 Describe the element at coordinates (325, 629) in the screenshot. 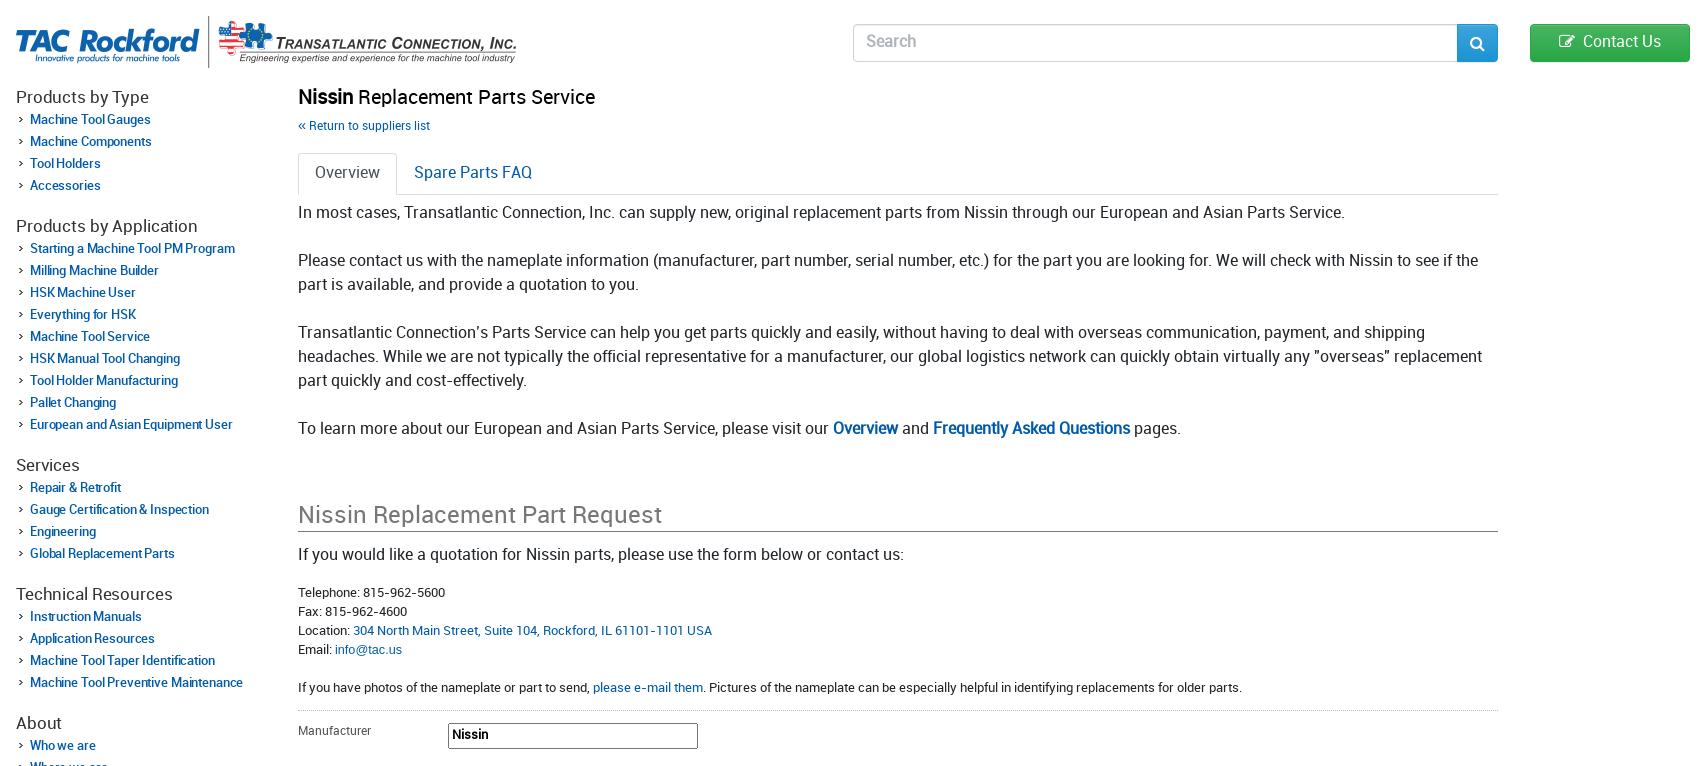

I see `'Location:'` at that location.